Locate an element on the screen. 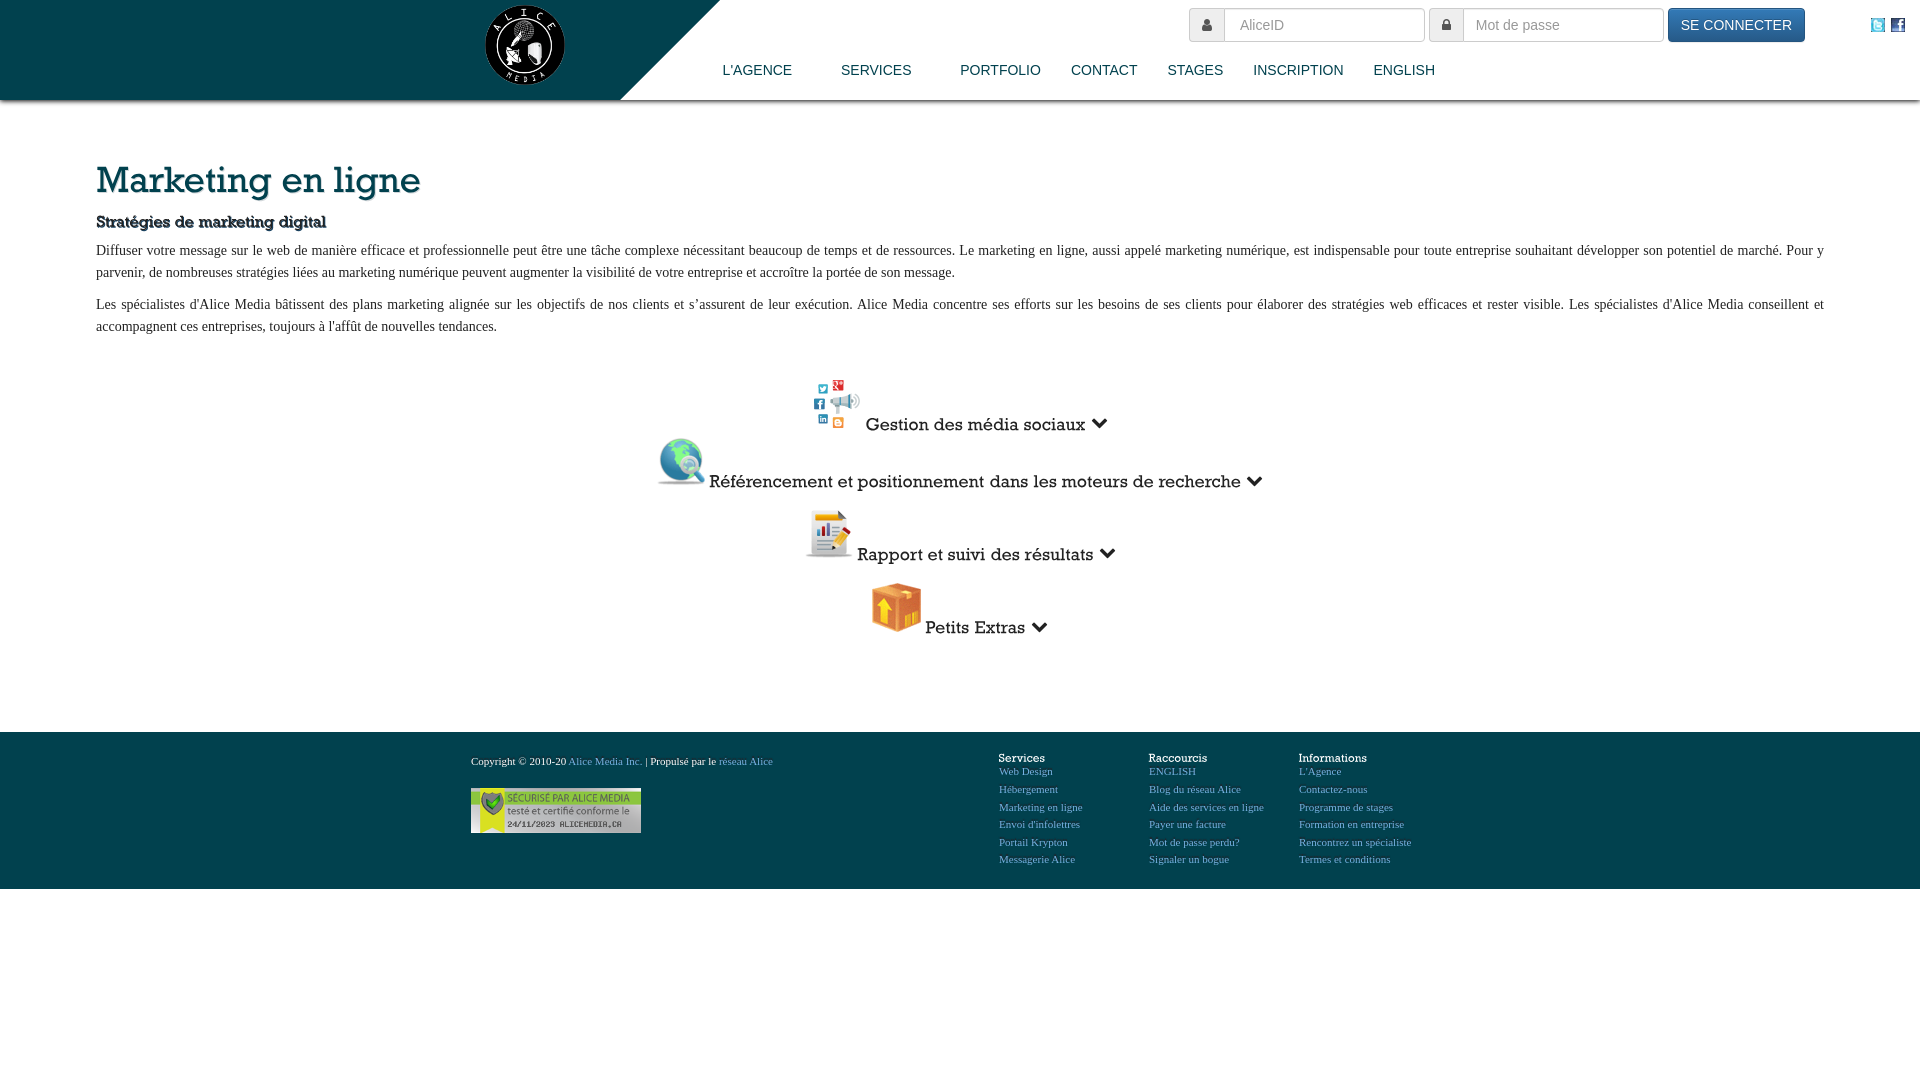 Image resolution: width=1920 pixels, height=1080 pixels. 'L'Agence' is located at coordinates (1320, 770).